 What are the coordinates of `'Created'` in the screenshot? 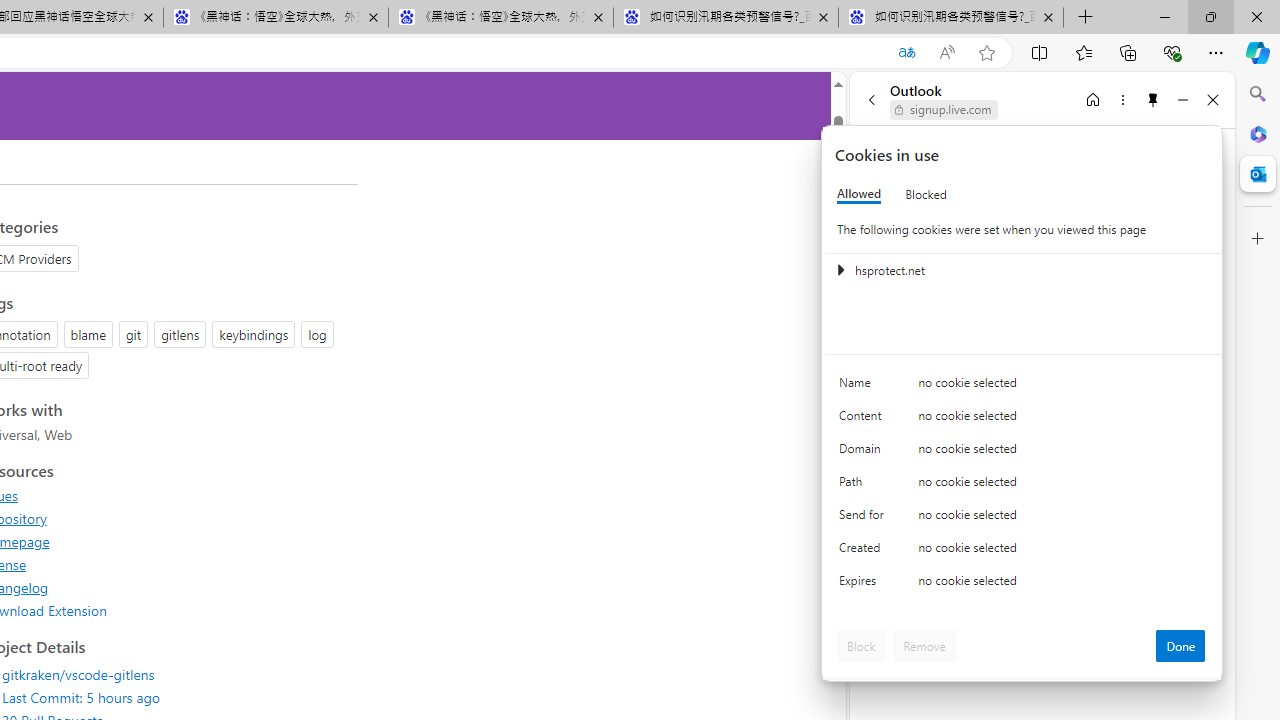 It's located at (865, 552).